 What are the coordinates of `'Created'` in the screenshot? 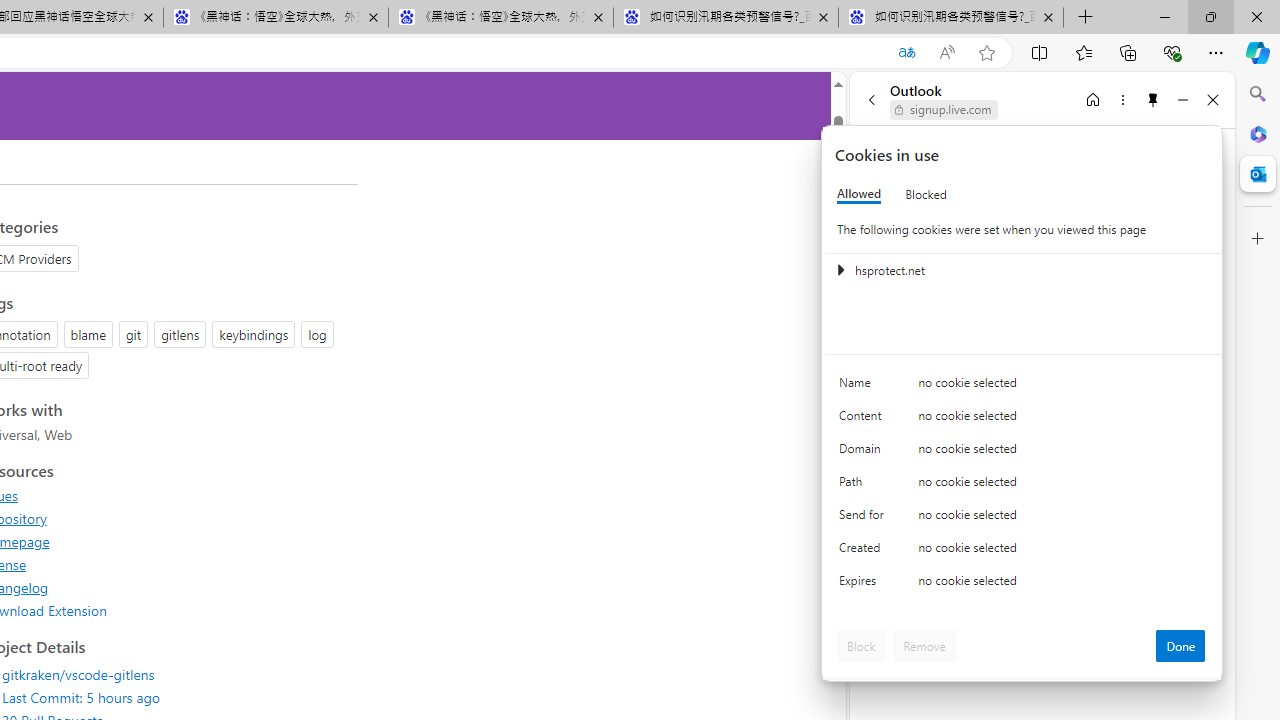 It's located at (865, 552).